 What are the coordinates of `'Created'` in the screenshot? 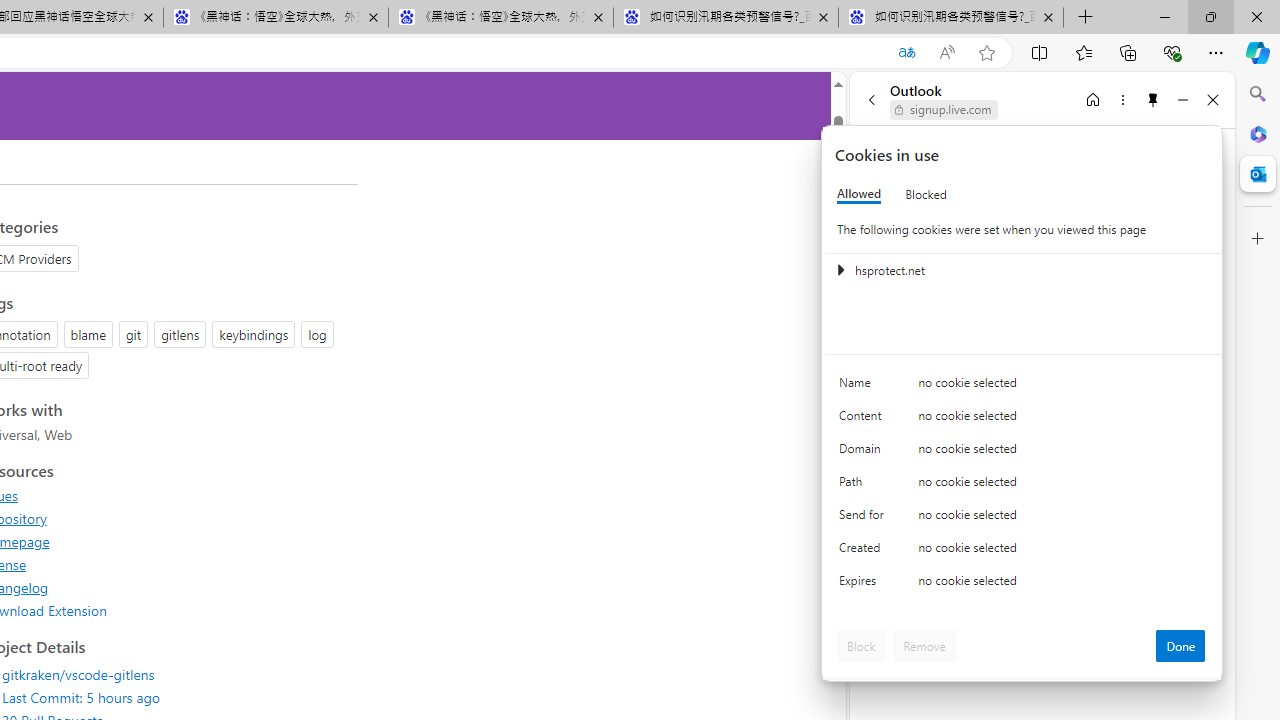 It's located at (865, 552).